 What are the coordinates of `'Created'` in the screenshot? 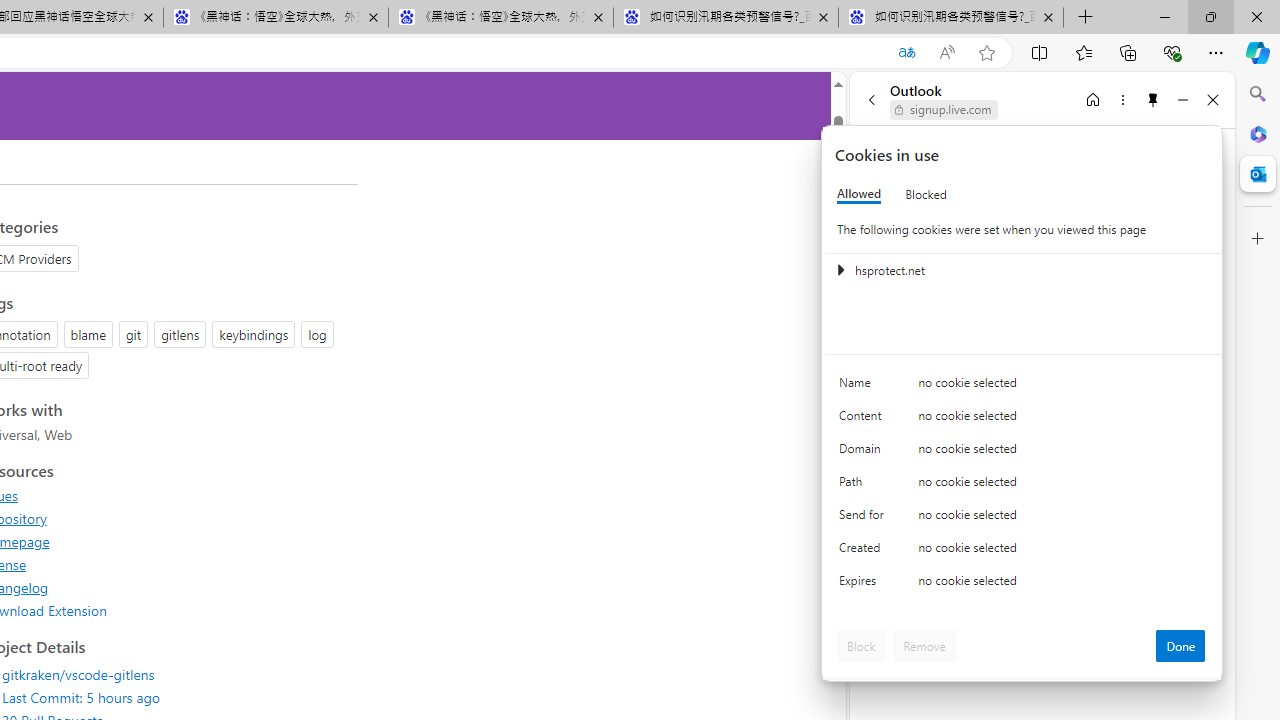 It's located at (865, 552).